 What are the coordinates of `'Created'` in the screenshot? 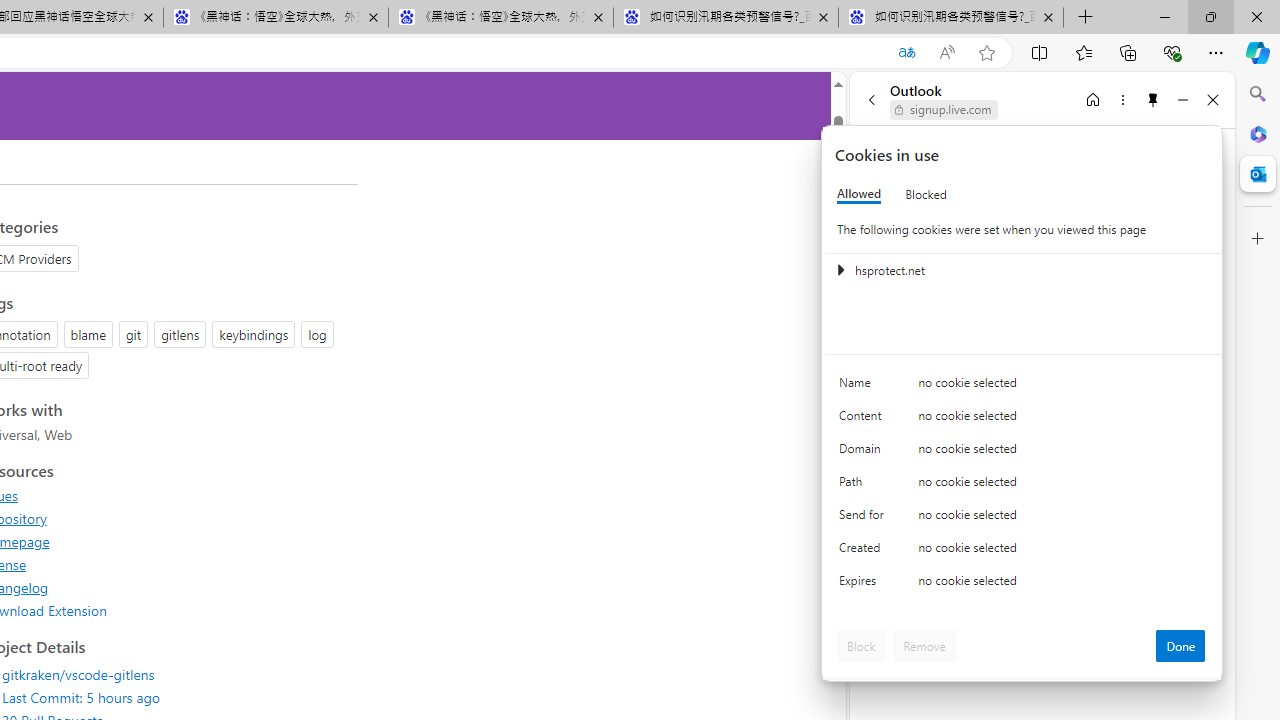 It's located at (865, 552).